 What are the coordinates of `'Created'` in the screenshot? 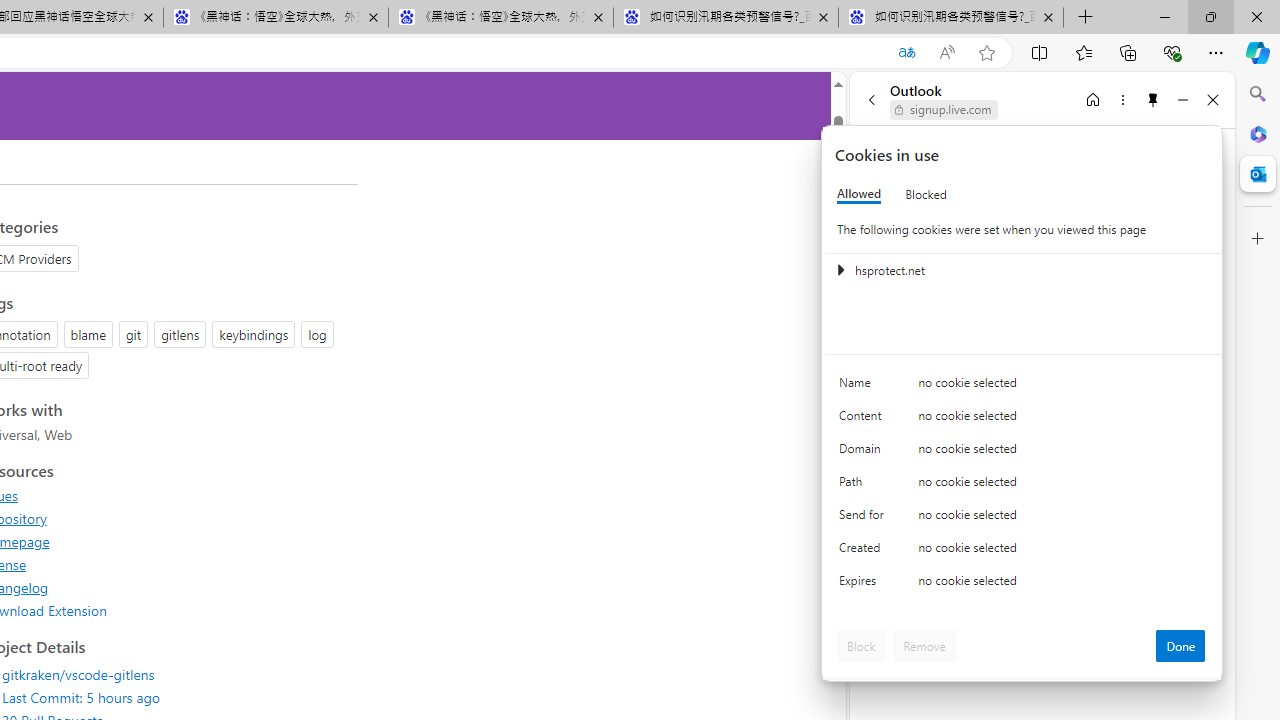 It's located at (865, 552).